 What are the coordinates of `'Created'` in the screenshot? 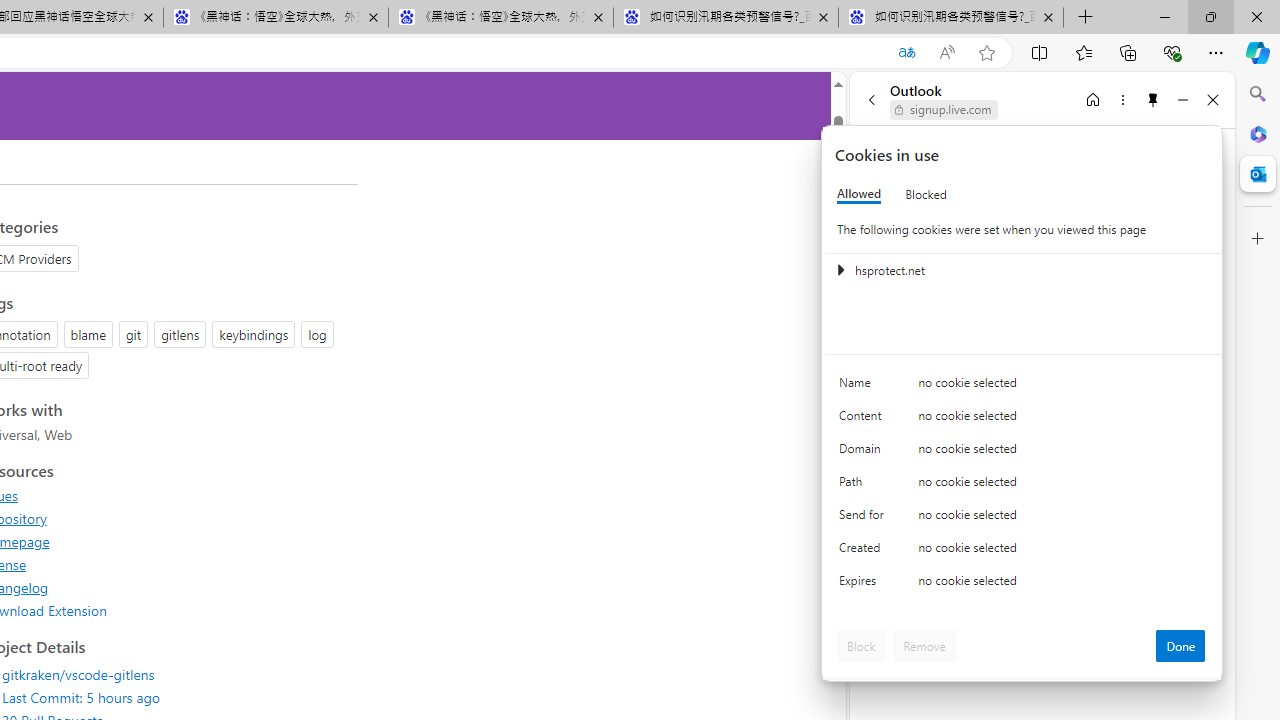 It's located at (865, 552).